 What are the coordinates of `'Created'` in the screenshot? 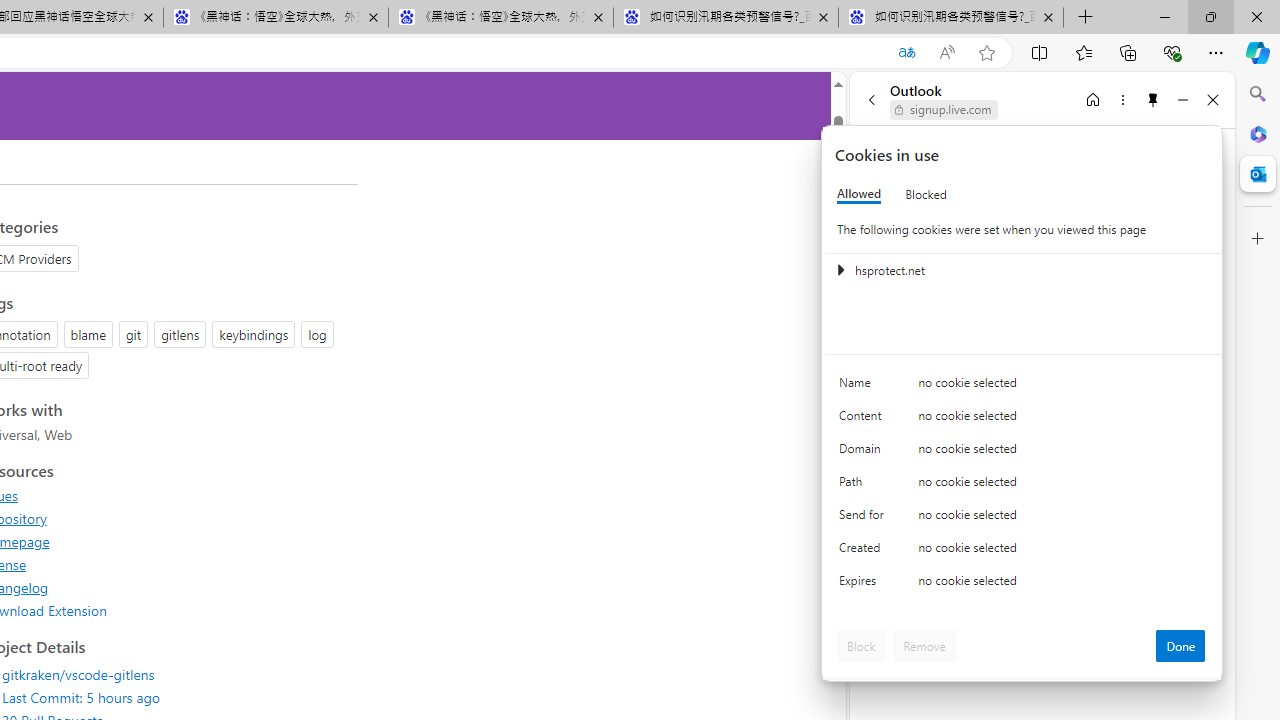 It's located at (865, 552).